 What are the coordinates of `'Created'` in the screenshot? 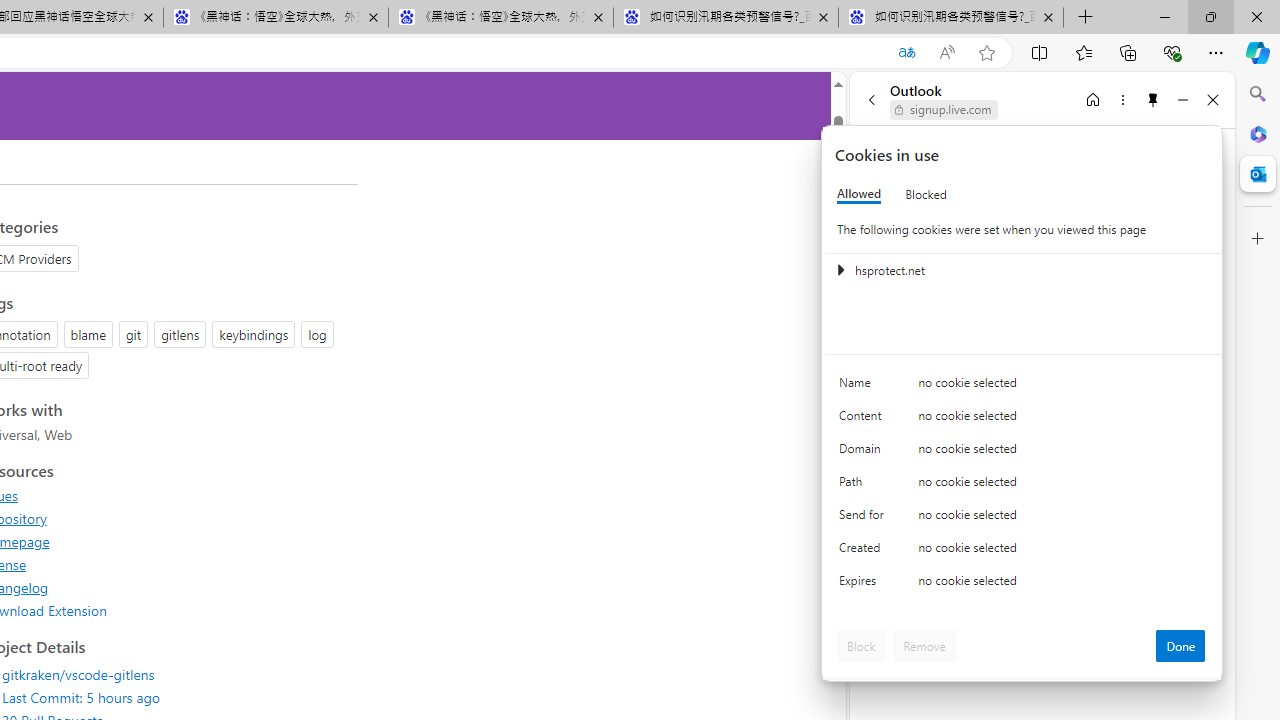 It's located at (865, 552).